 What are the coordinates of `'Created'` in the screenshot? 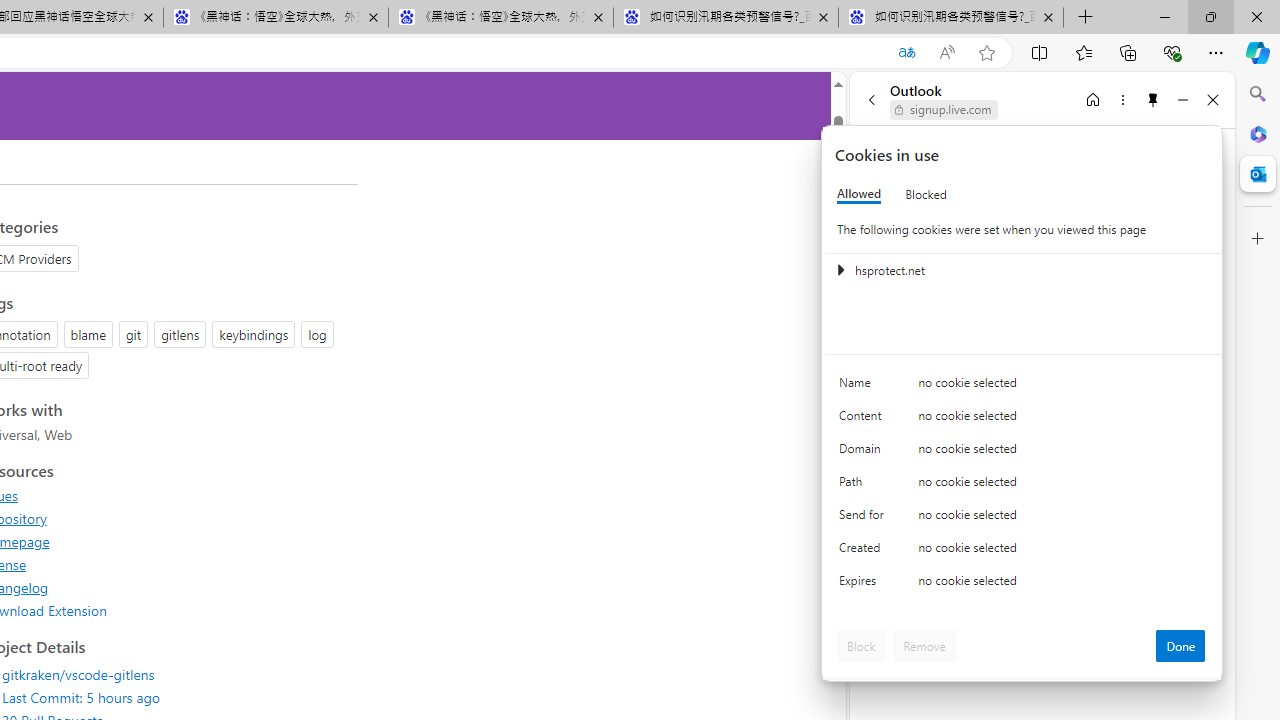 It's located at (865, 552).